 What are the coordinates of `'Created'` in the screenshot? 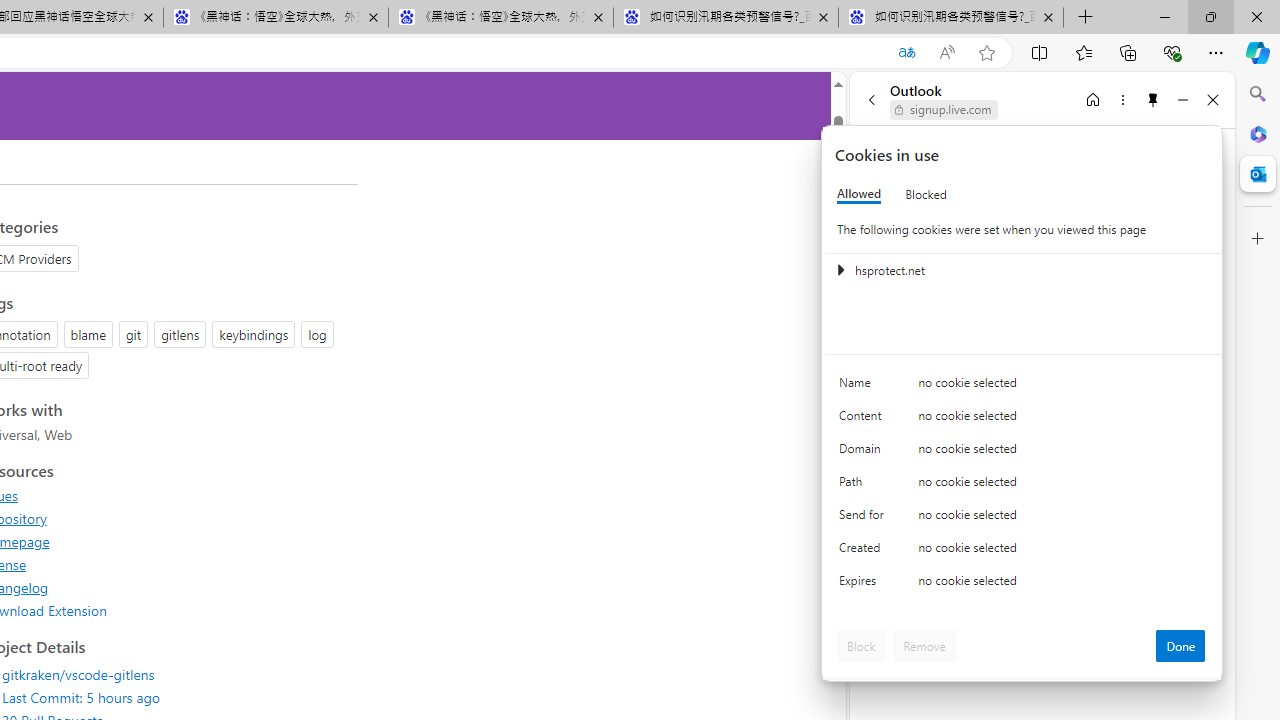 It's located at (865, 552).